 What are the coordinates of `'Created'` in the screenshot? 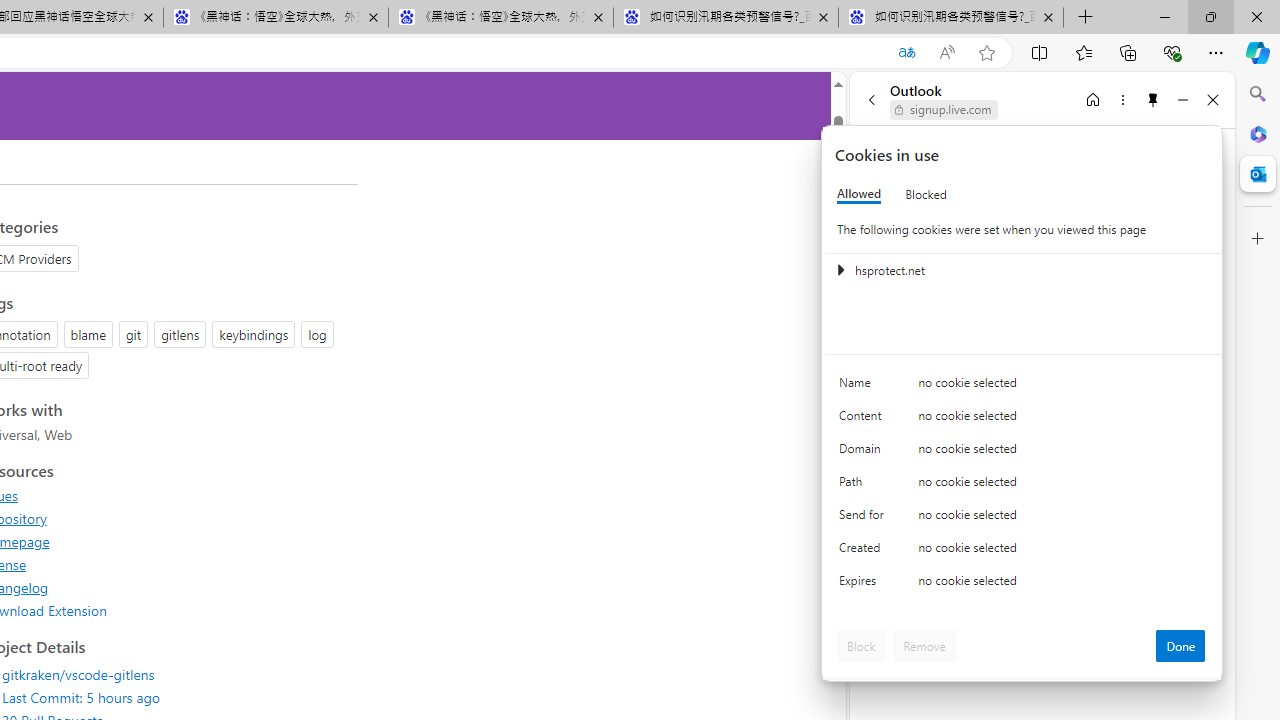 It's located at (865, 552).